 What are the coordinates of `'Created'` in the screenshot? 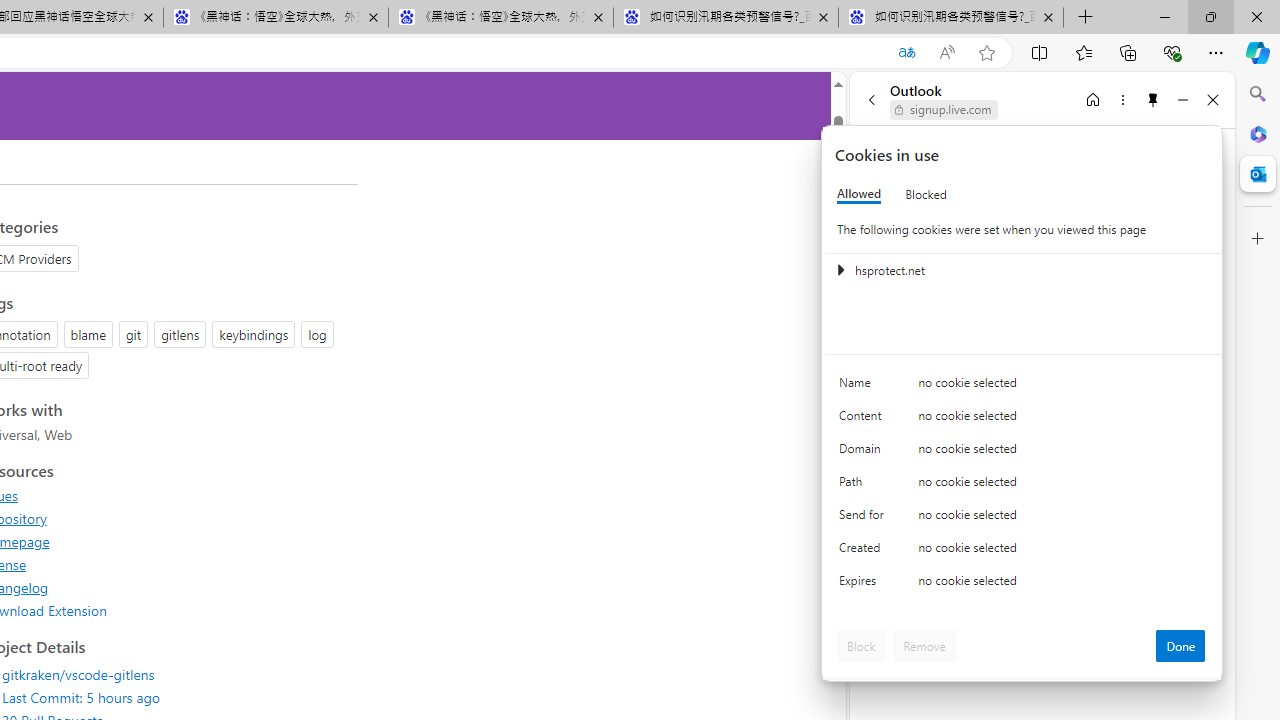 It's located at (865, 552).